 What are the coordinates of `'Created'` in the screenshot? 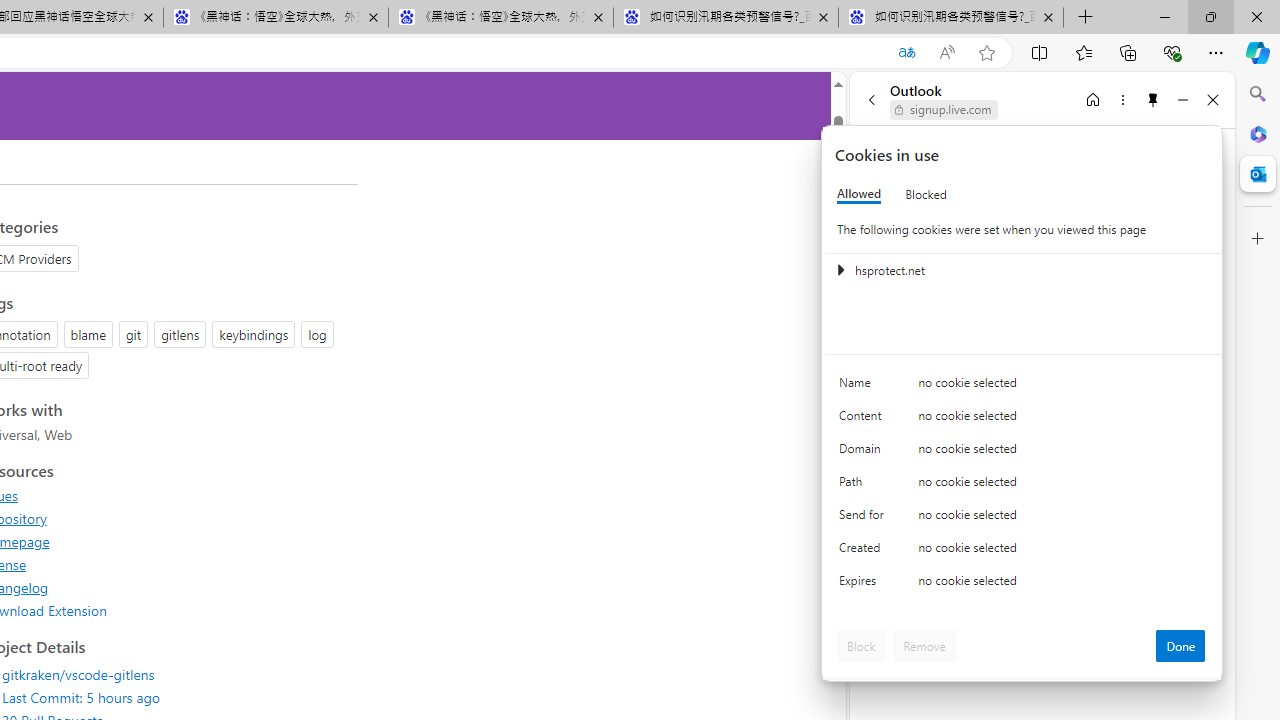 It's located at (865, 552).